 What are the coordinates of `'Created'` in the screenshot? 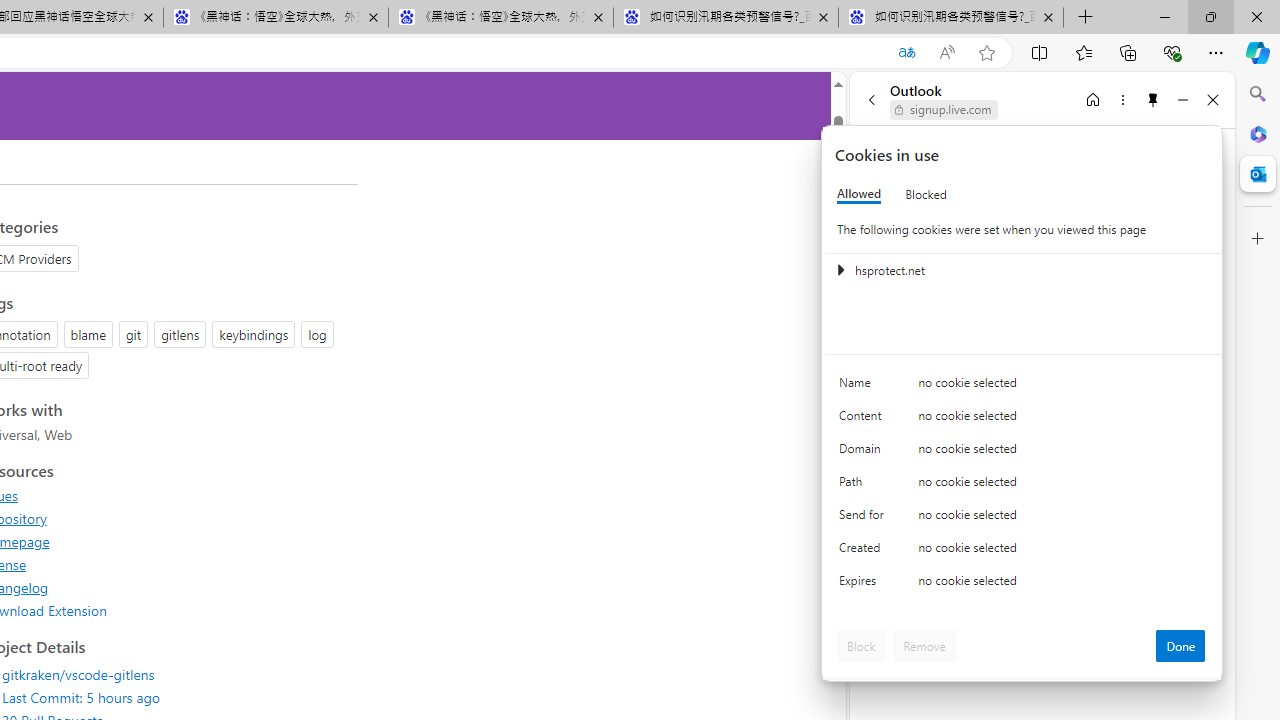 It's located at (865, 552).